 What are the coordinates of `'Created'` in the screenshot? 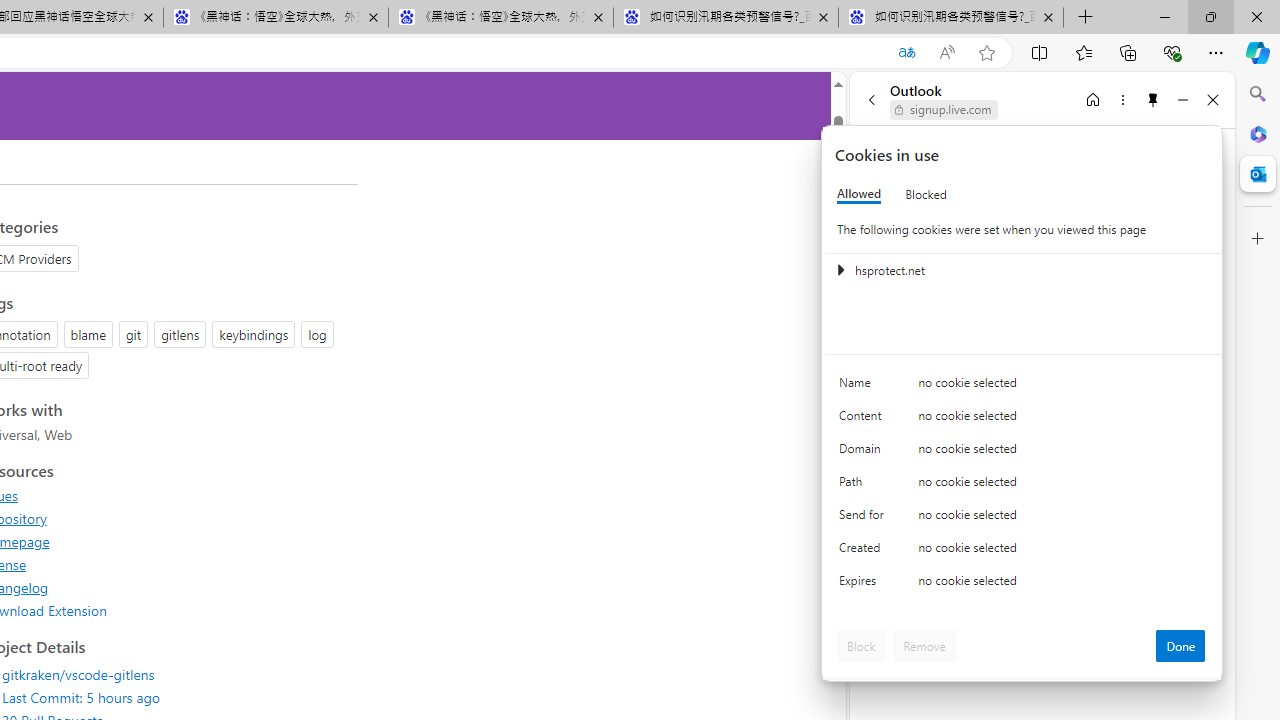 It's located at (865, 552).